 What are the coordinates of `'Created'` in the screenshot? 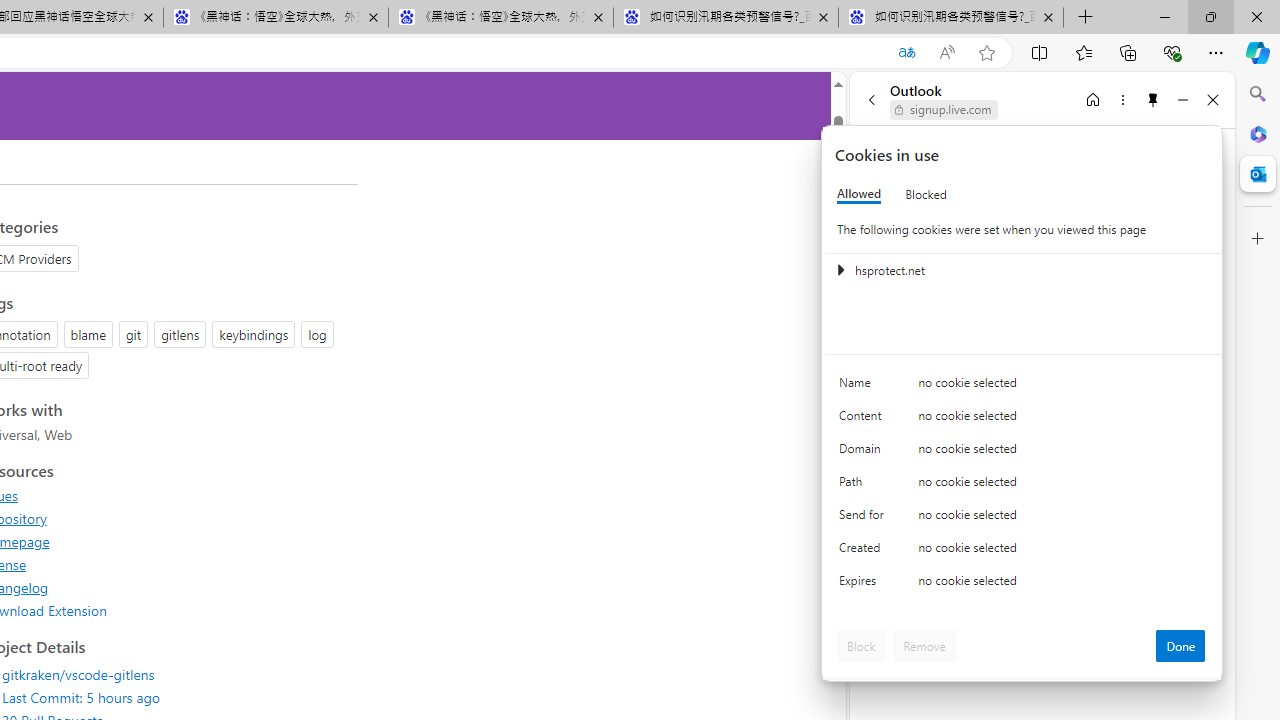 It's located at (865, 552).